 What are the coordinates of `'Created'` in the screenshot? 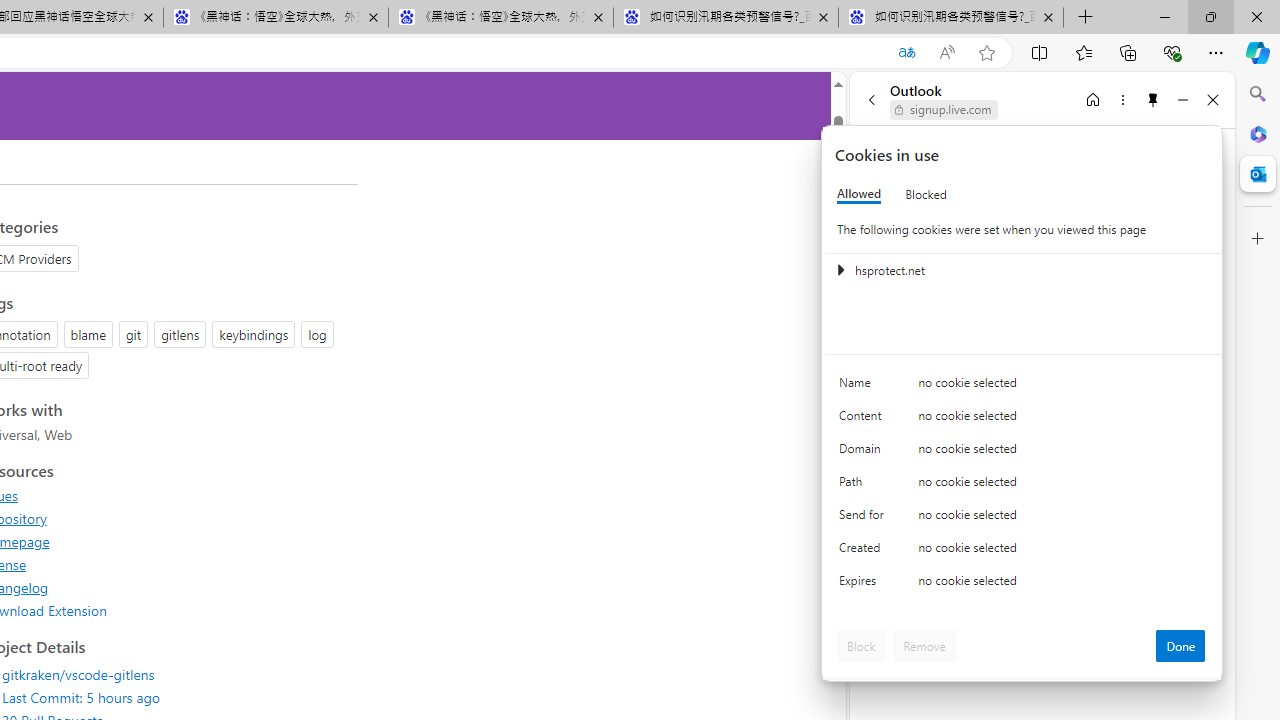 It's located at (865, 552).